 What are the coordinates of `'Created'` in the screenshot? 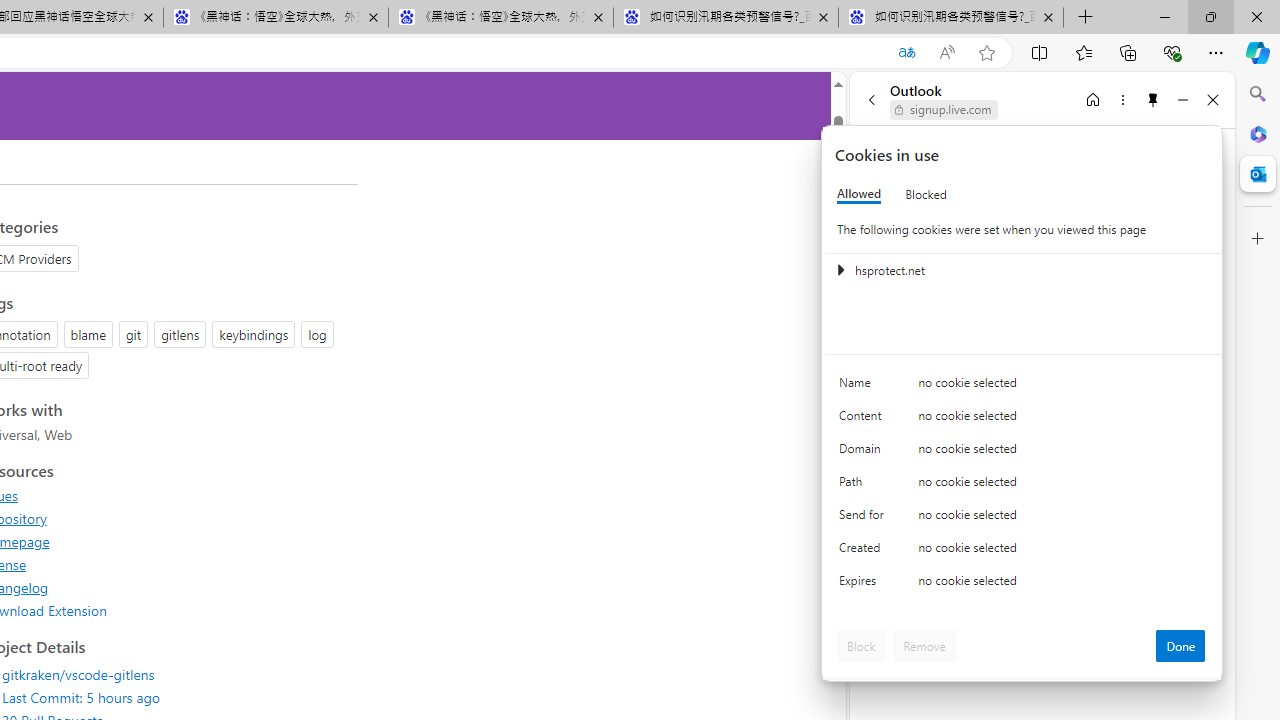 It's located at (865, 552).